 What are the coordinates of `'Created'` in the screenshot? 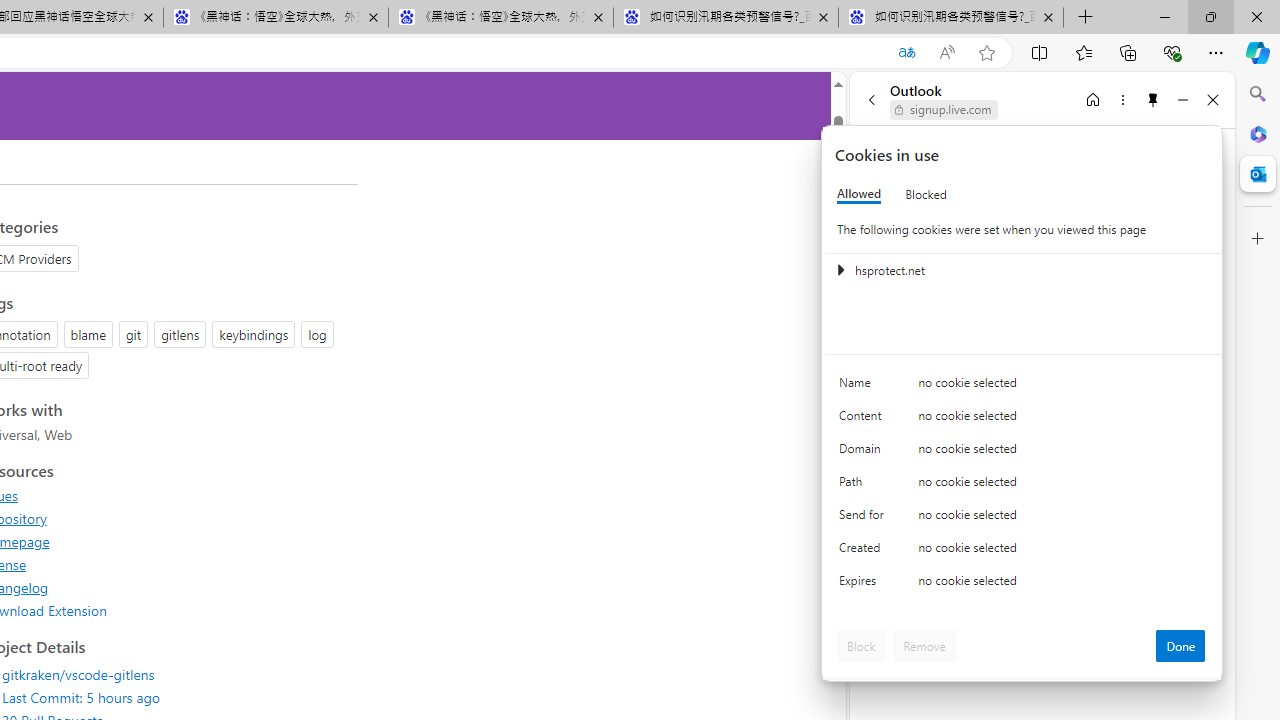 It's located at (865, 552).